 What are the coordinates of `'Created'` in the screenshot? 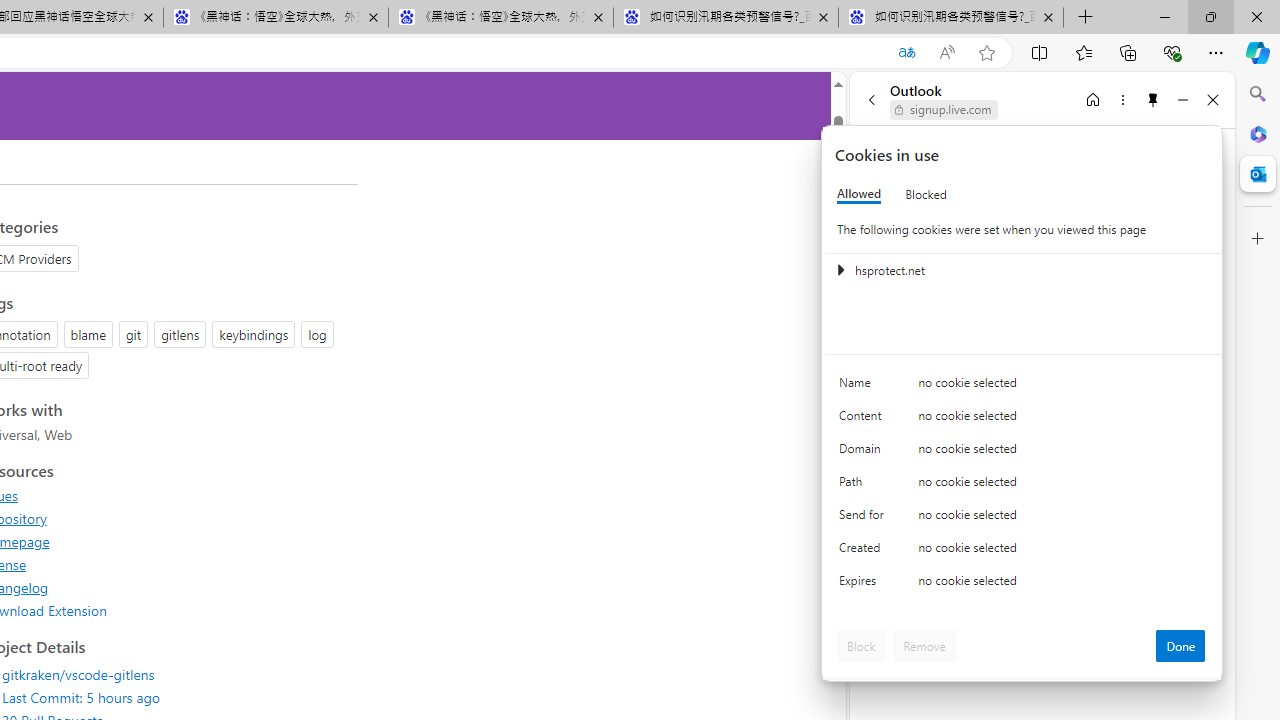 It's located at (865, 552).